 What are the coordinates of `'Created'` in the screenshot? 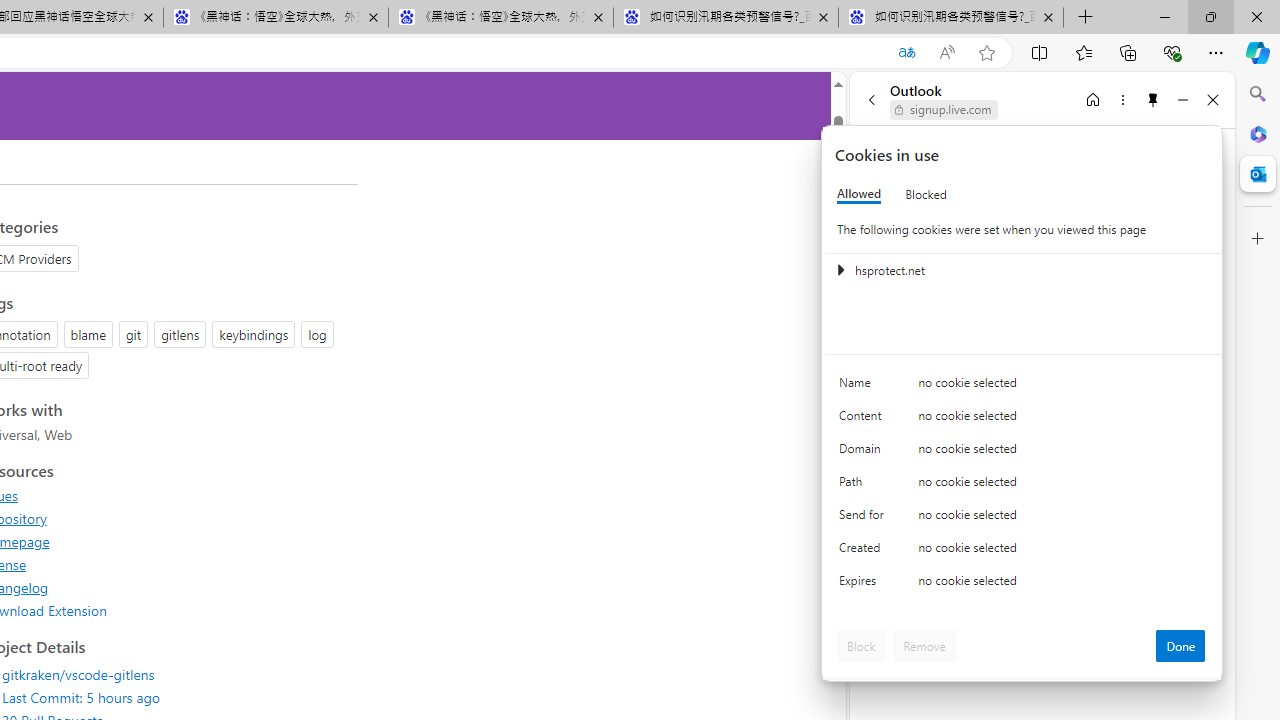 It's located at (865, 552).